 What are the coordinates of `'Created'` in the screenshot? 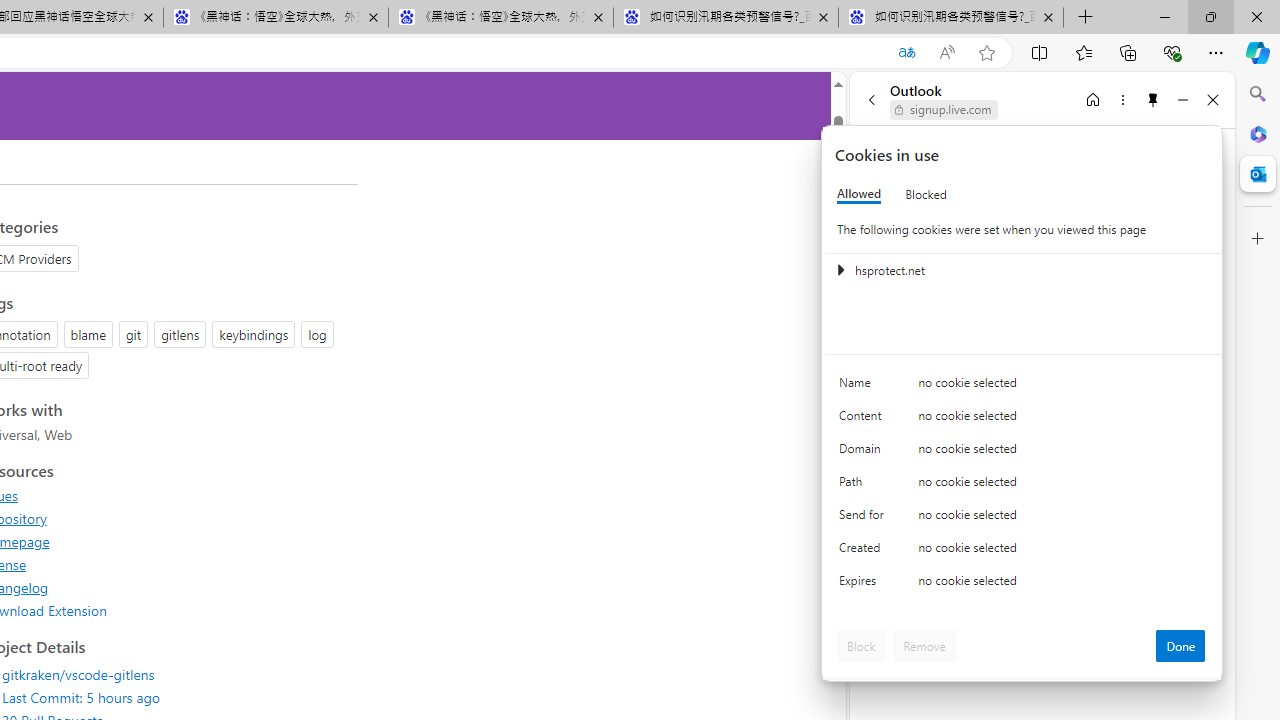 It's located at (865, 552).